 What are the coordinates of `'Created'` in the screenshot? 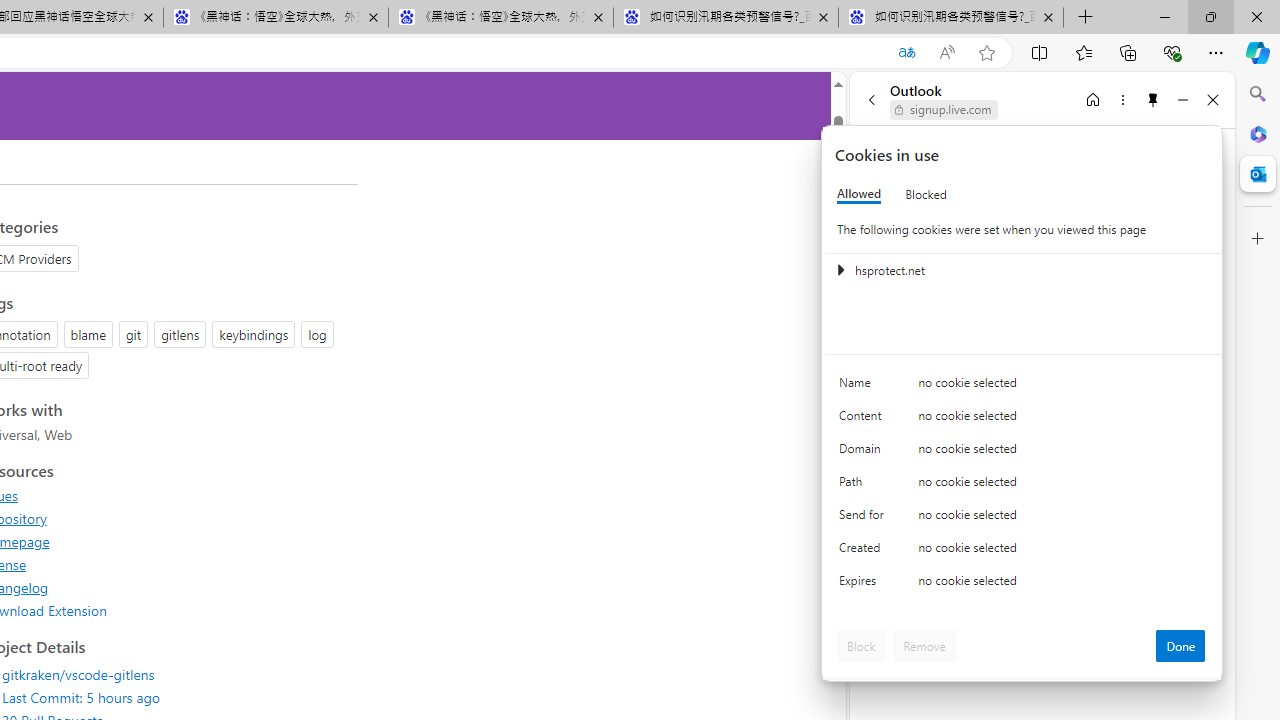 It's located at (865, 552).